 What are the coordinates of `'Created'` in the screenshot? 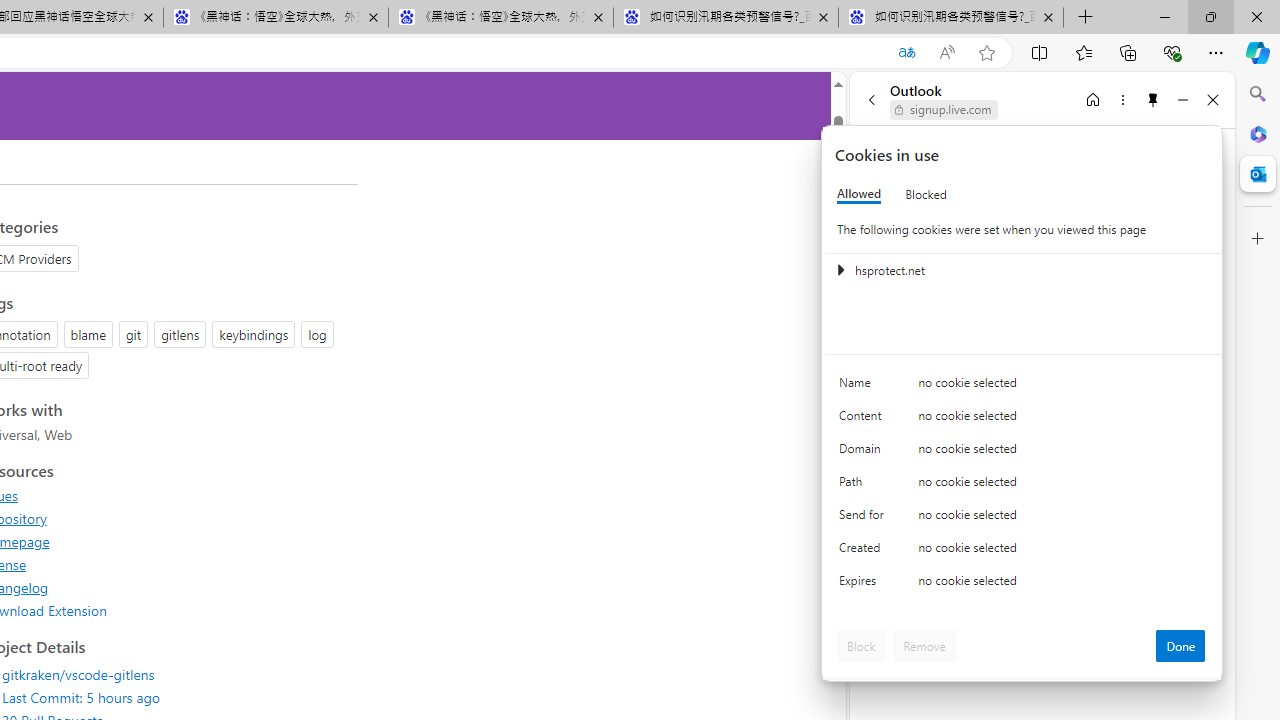 It's located at (865, 552).